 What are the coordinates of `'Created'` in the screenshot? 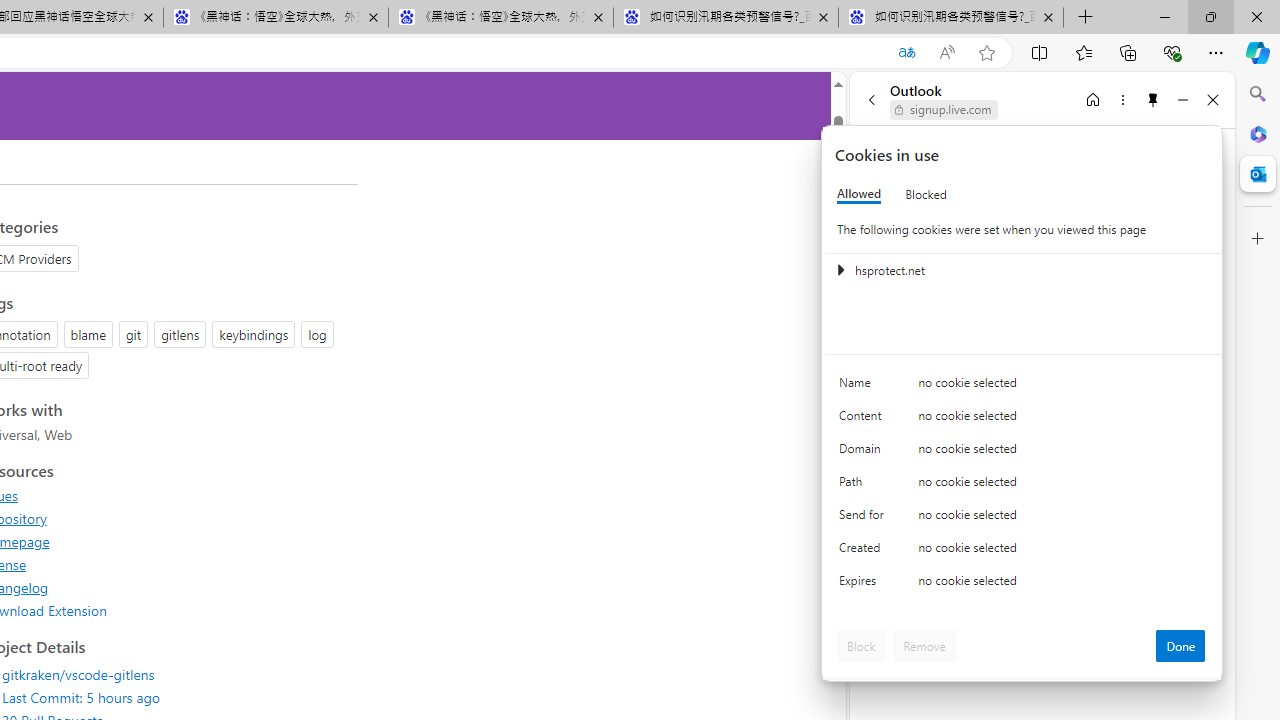 It's located at (865, 552).